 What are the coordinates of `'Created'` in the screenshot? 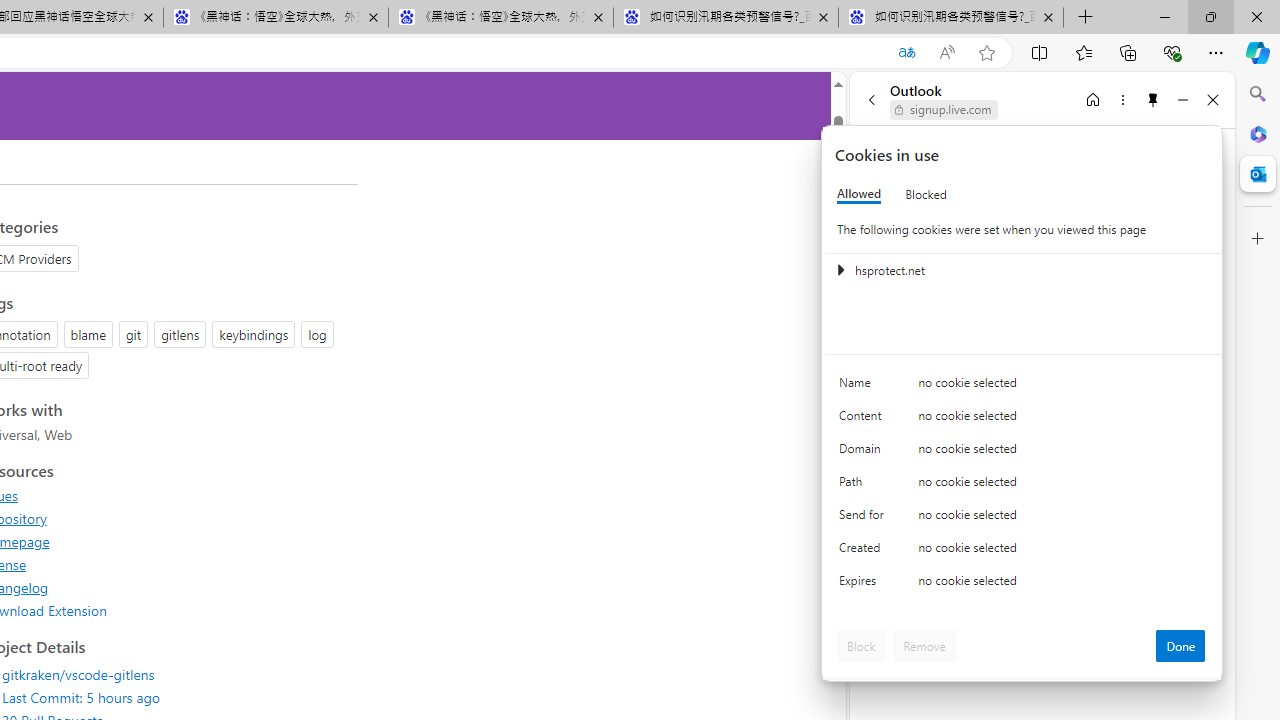 It's located at (865, 552).